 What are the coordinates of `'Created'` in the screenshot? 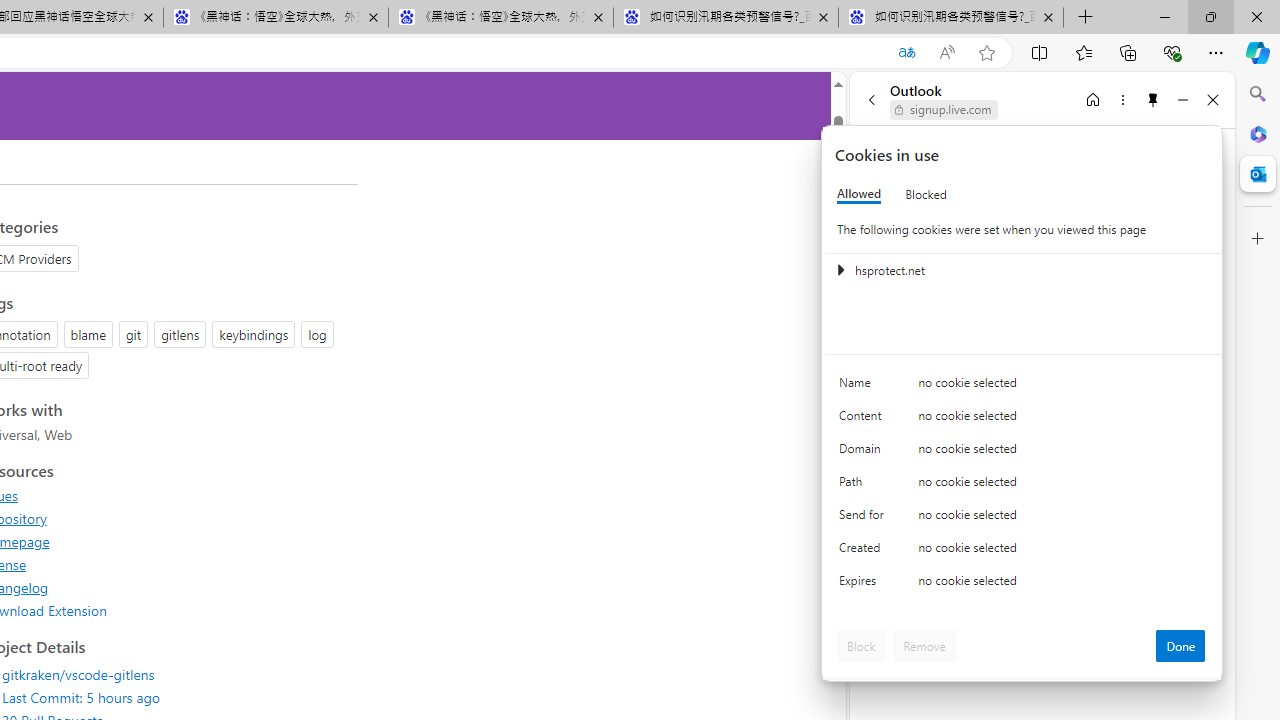 It's located at (865, 552).